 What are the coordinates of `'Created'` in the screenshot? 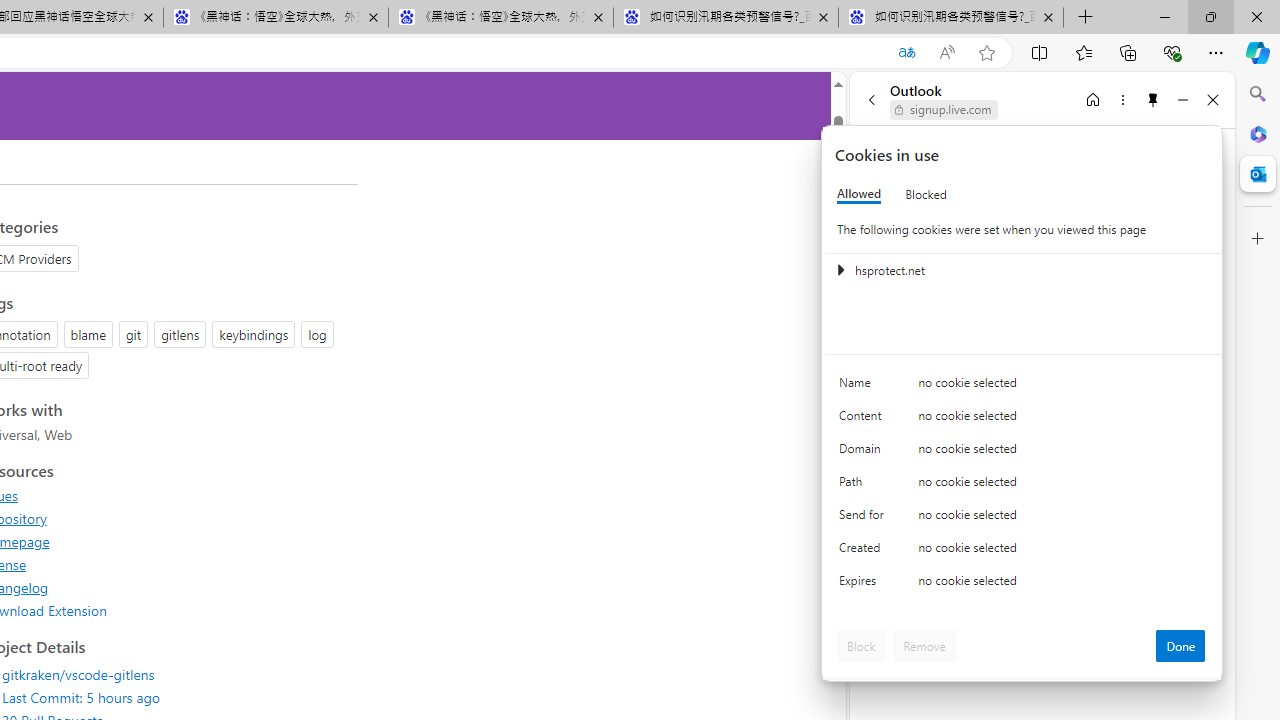 It's located at (865, 552).